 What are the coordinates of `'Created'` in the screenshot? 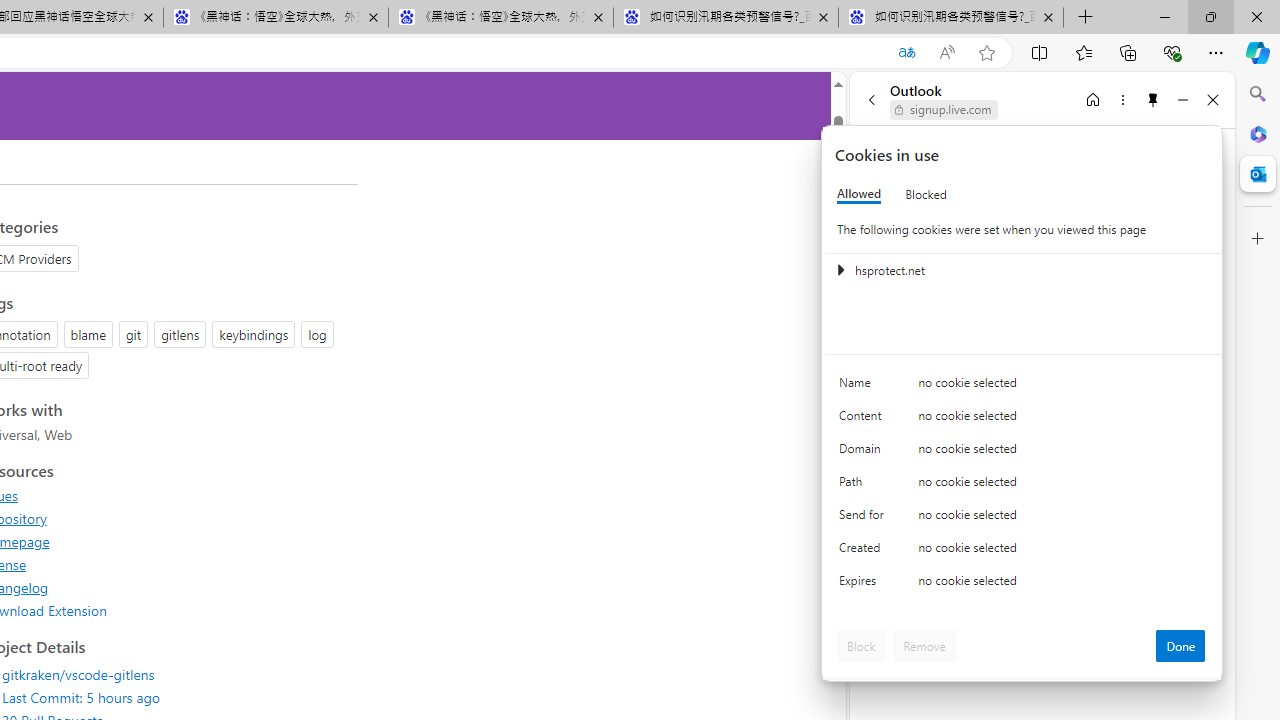 It's located at (865, 552).